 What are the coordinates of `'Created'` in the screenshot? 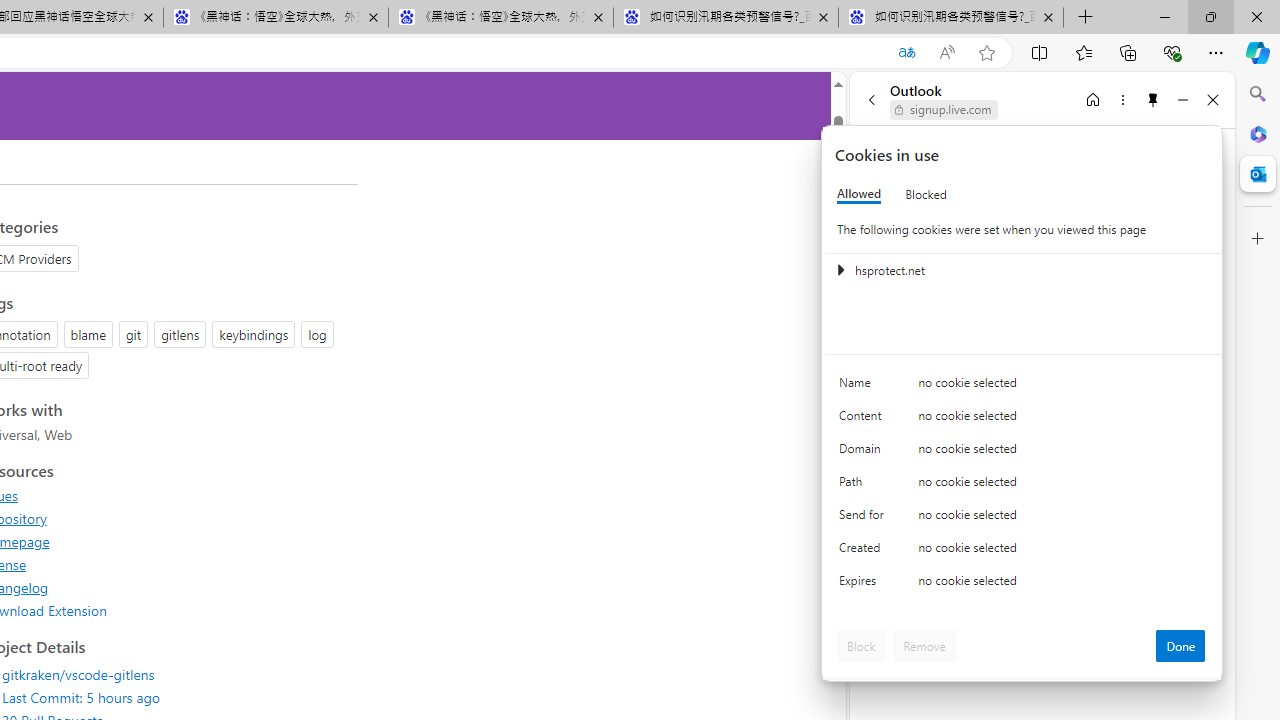 It's located at (865, 552).